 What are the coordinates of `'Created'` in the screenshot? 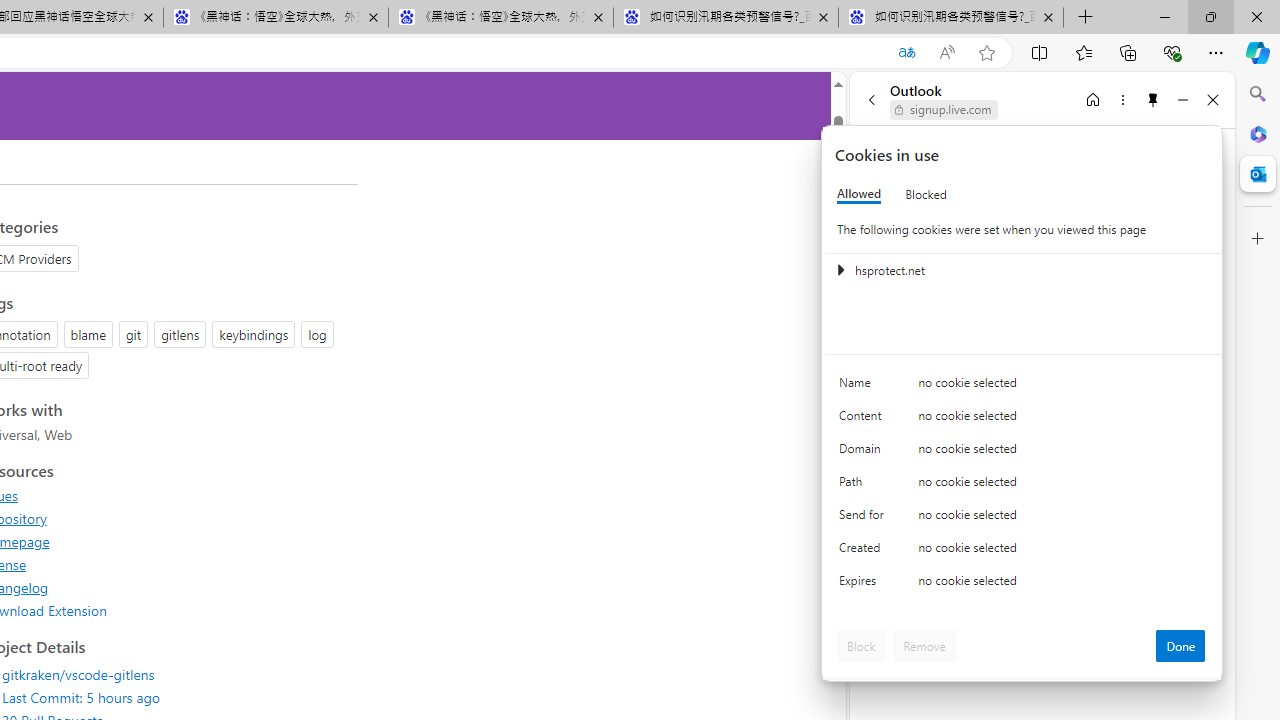 It's located at (865, 552).